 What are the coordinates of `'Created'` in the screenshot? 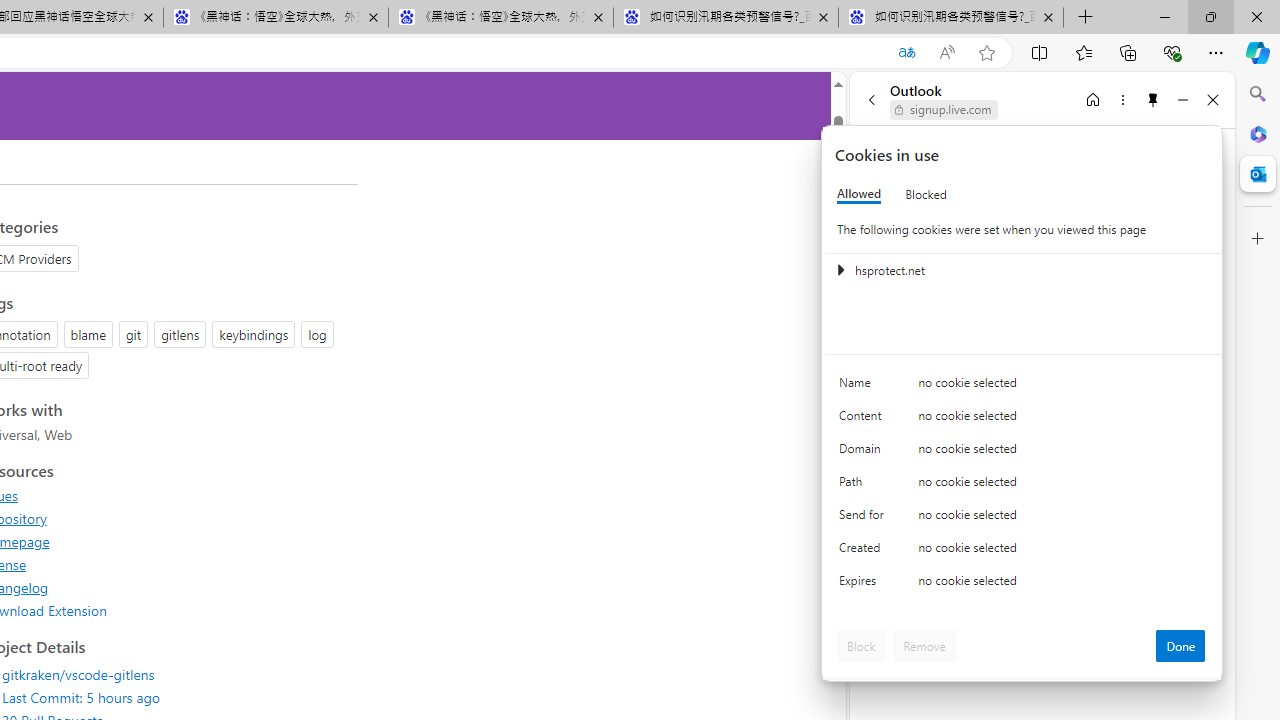 It's located at (865, 552).